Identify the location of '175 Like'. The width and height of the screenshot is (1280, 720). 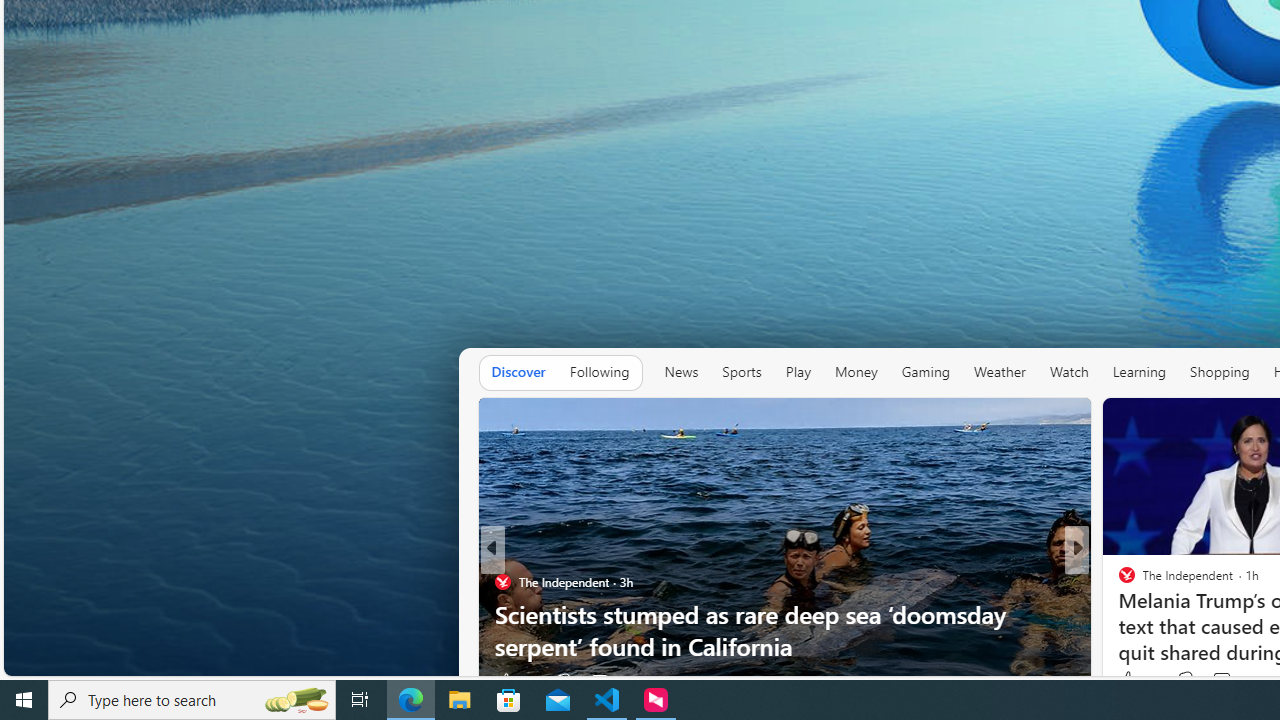
(1132, 680).